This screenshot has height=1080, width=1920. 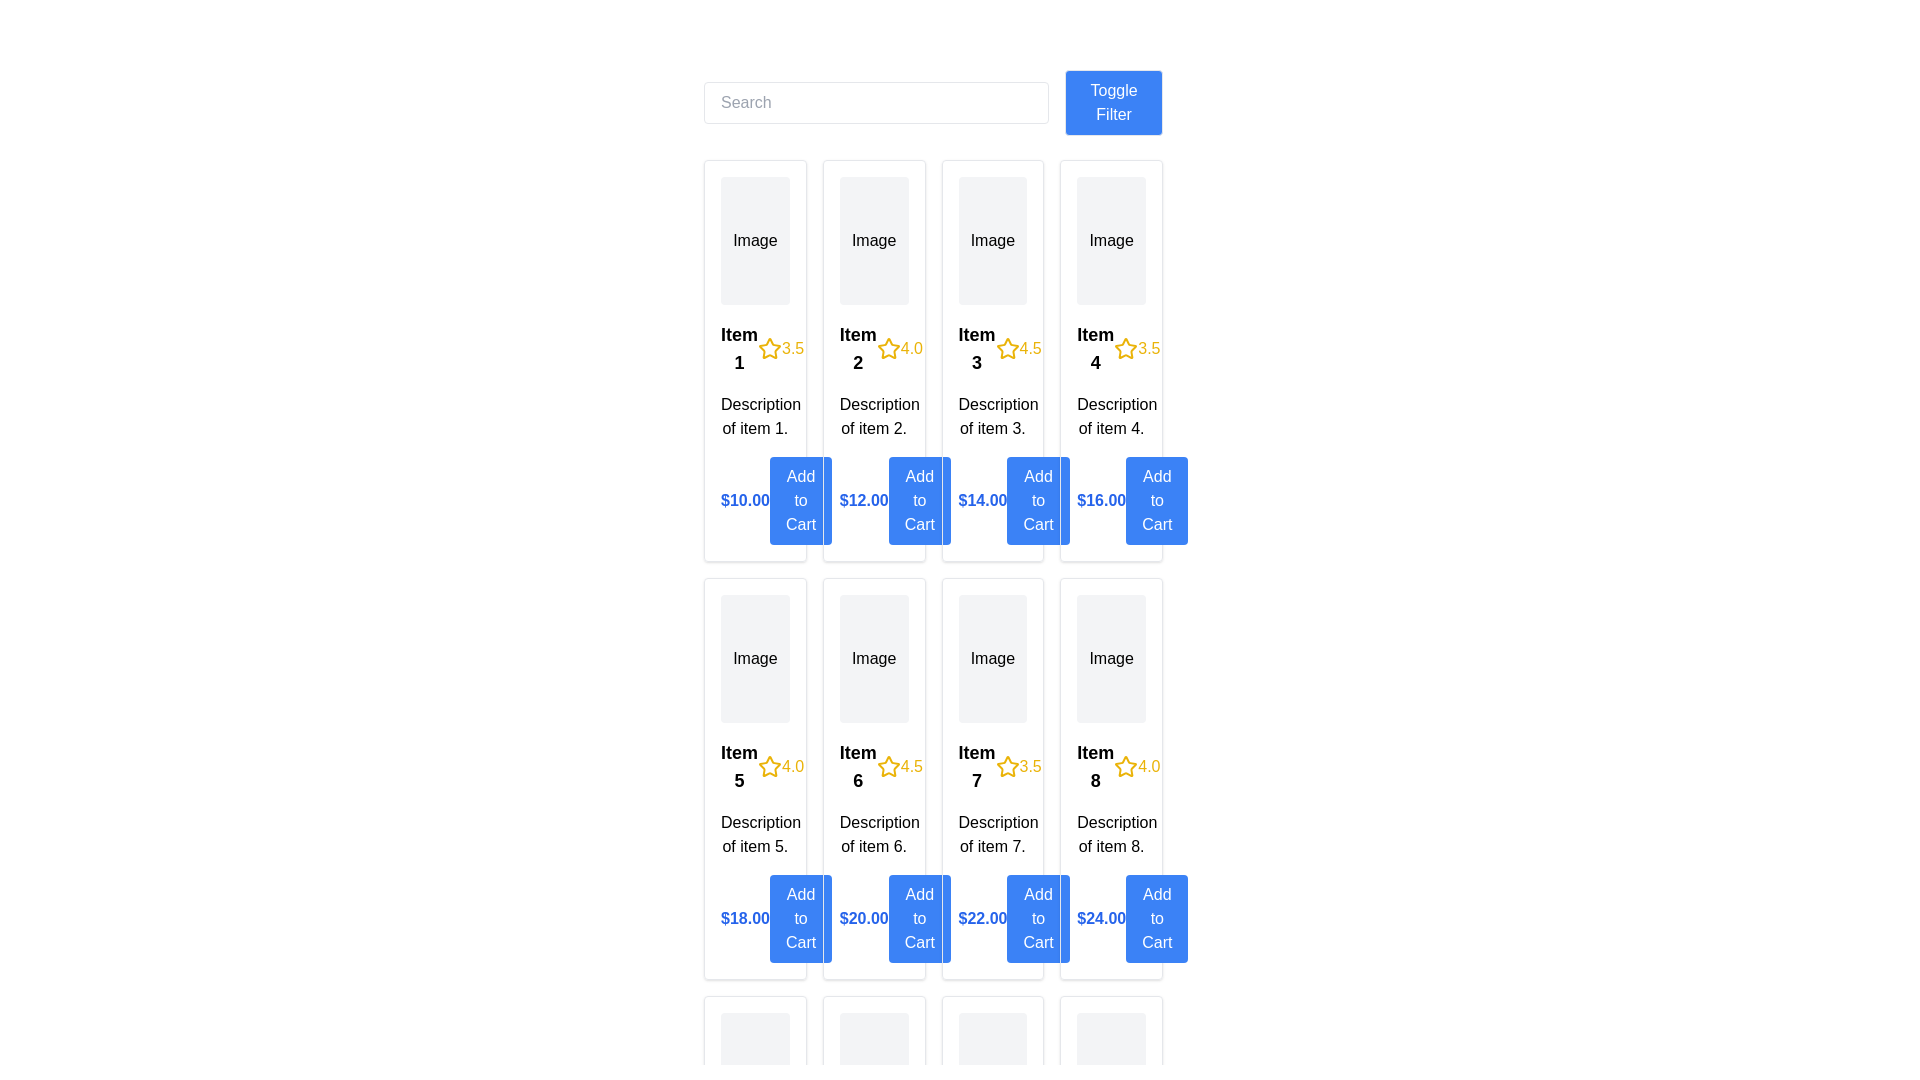 What do you see at coordinates (1018, 766) in the screenshot?
I see `the Rating display indicating the score of '3.5' for 'Item 7', which is located to the right of the 'Item 7' title text in the top row of the card` at bounding box center [1018, 766].